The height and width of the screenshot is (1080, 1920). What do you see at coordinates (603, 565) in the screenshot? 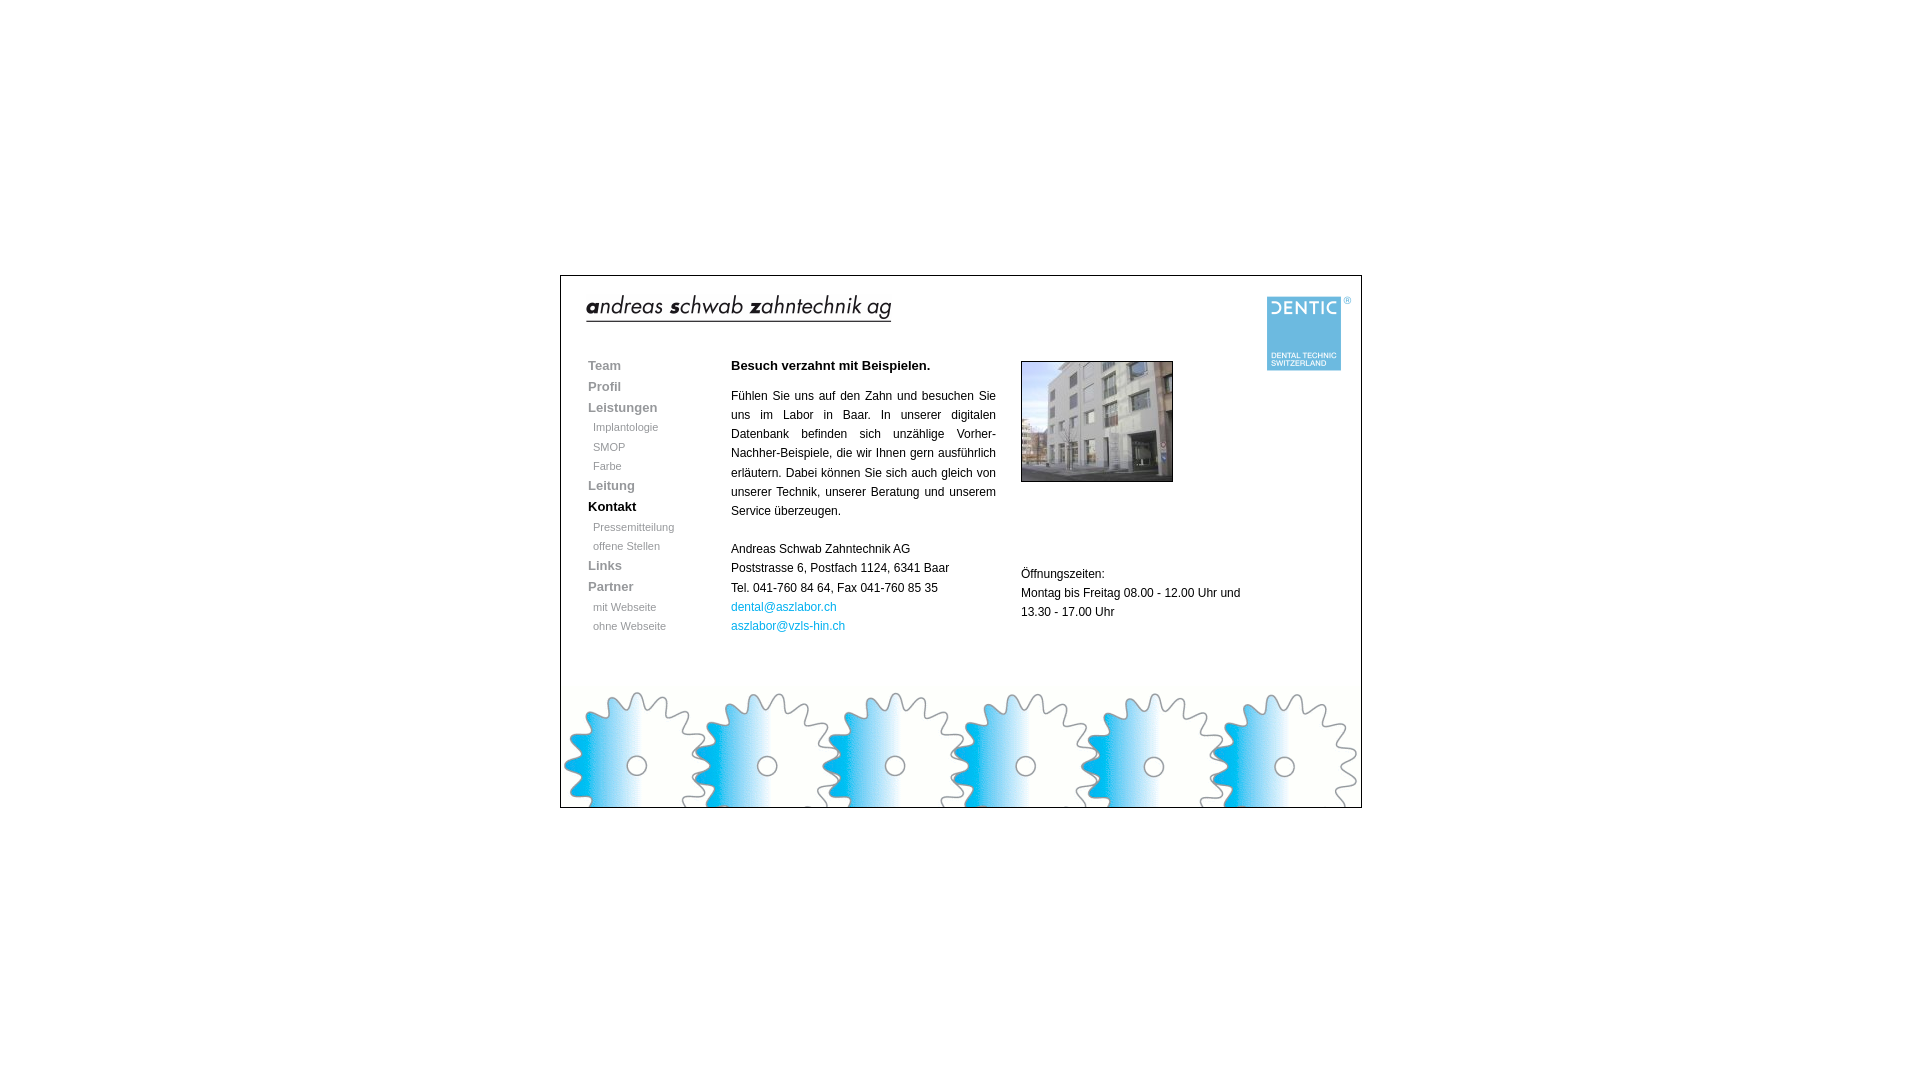
I see `'Links'` at bounding box center [603, 565].